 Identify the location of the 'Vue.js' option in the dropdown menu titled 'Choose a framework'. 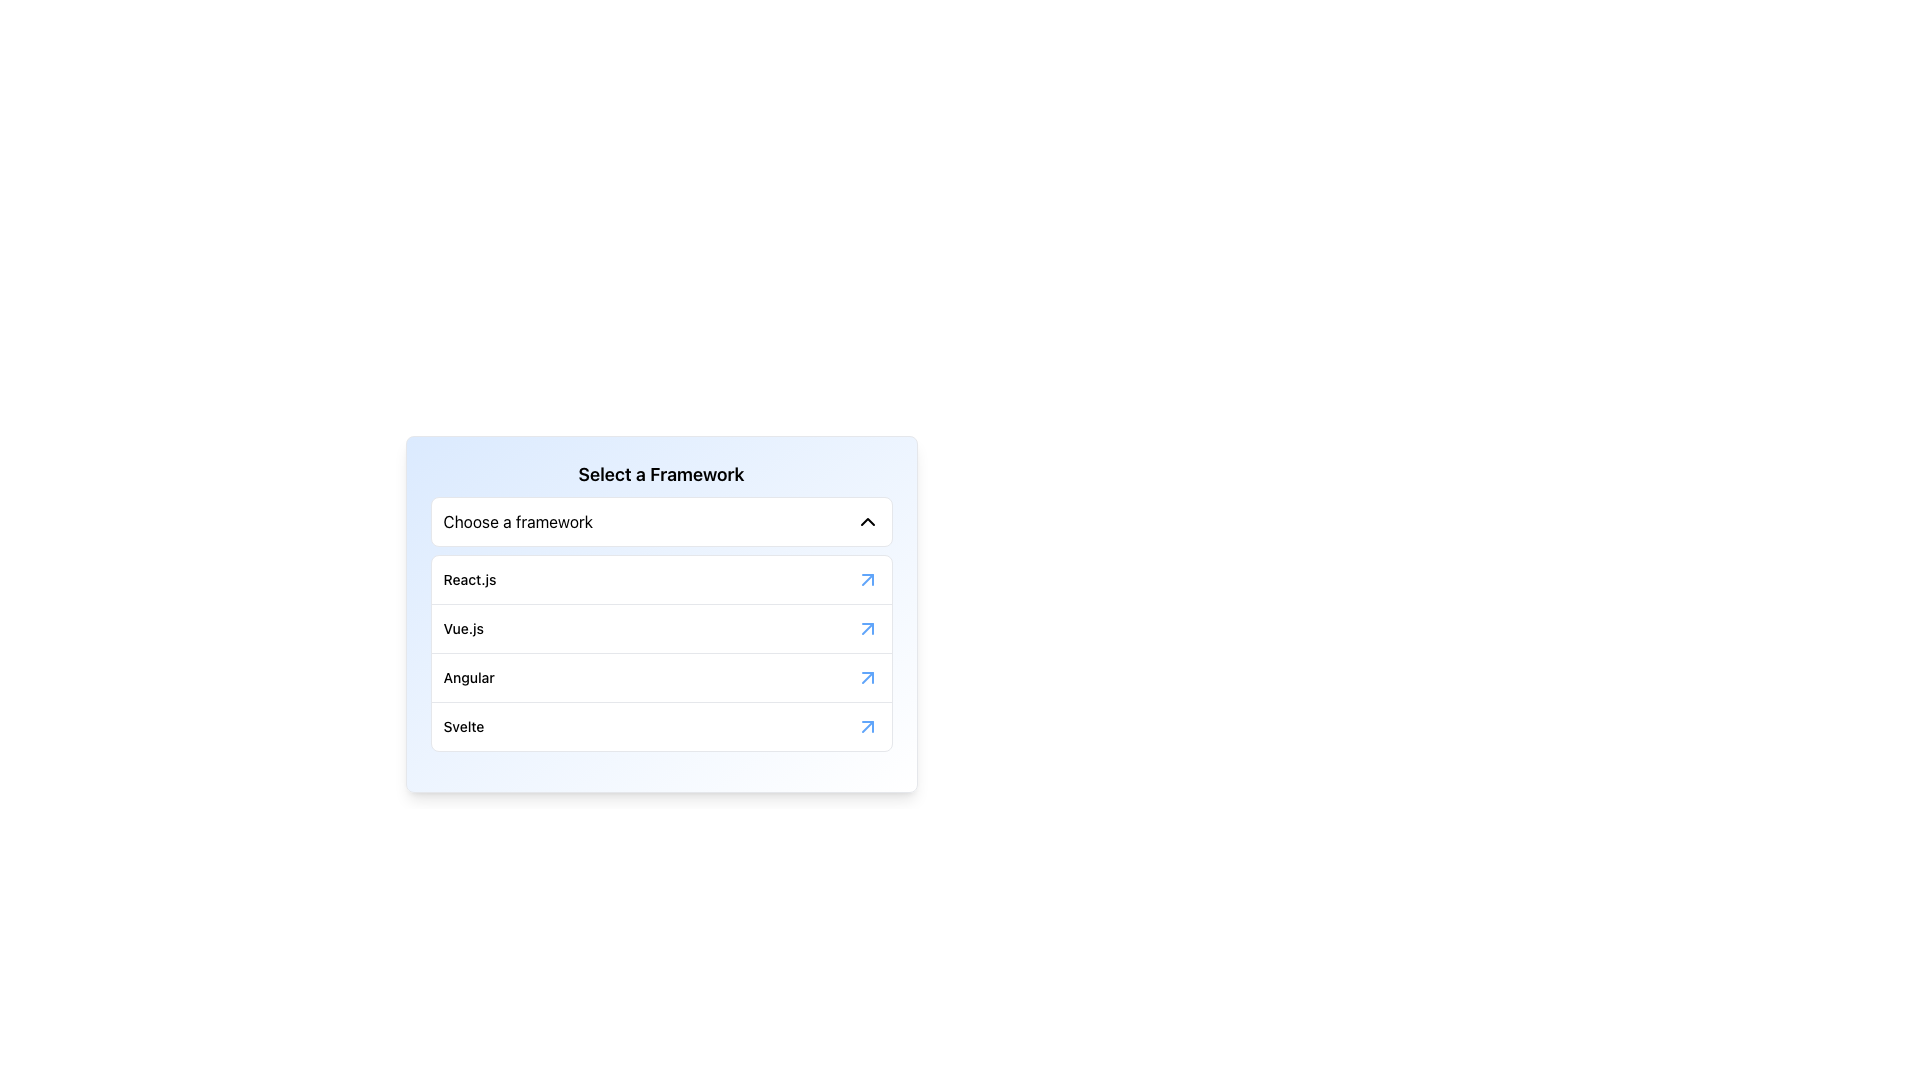
(661, 623).